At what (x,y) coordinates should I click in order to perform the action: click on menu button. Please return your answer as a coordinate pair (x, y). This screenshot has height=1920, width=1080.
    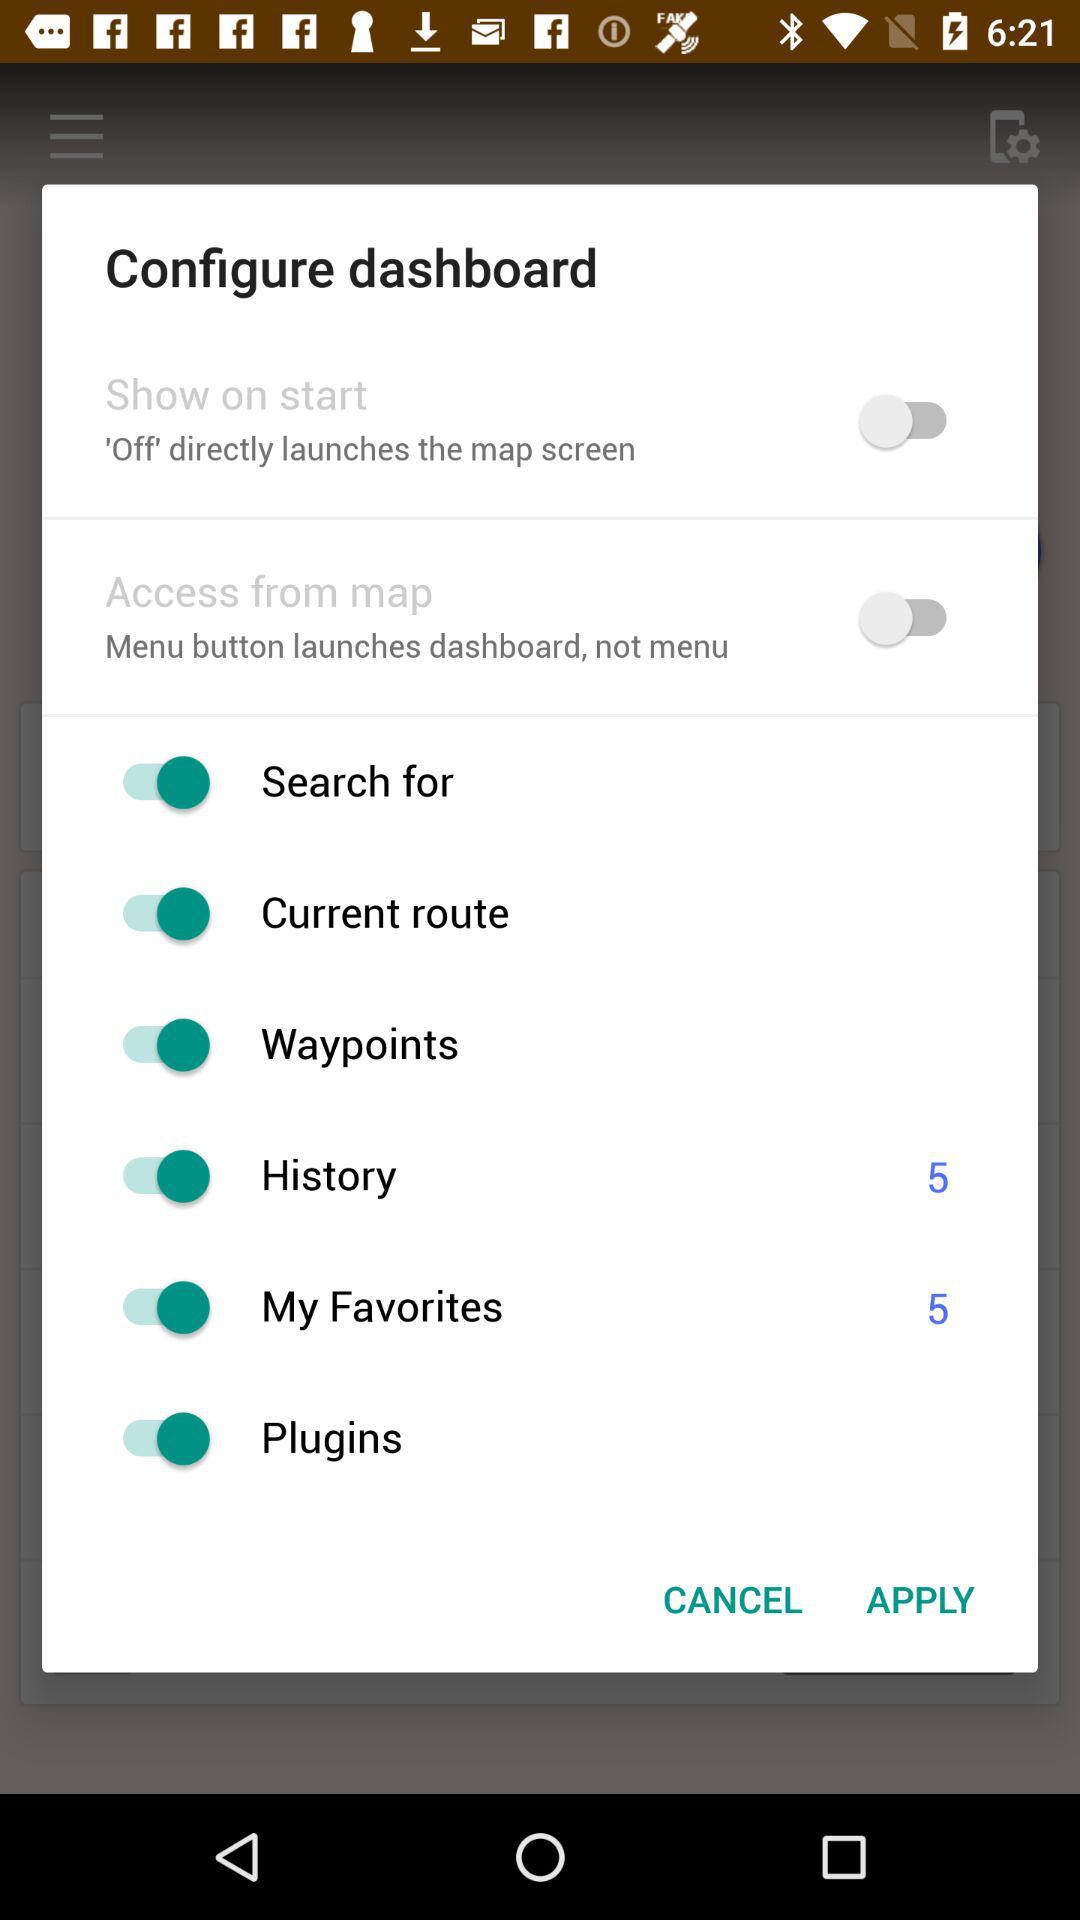
    Looking at the image, I should click on (155, 1437).